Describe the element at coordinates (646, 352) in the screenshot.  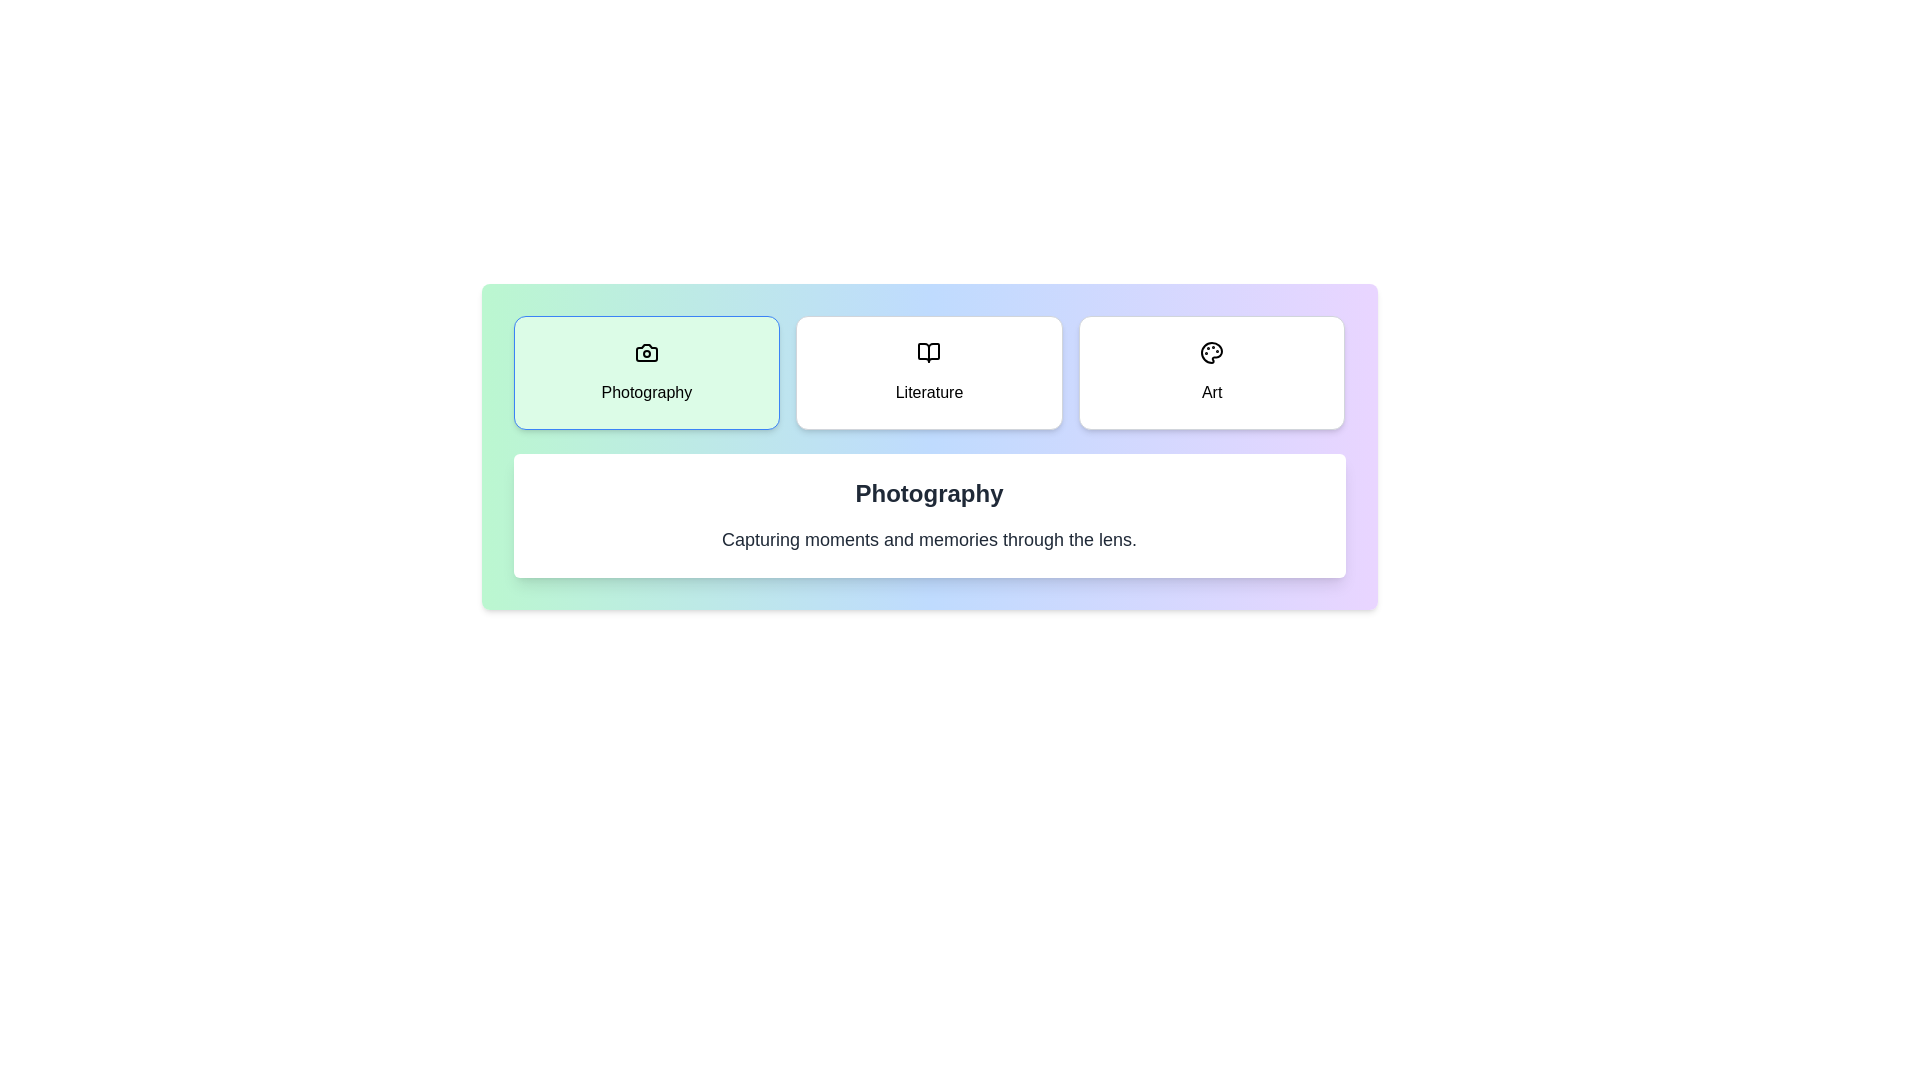
I see `the camera icon located in the top-left section of the interface` at that location.